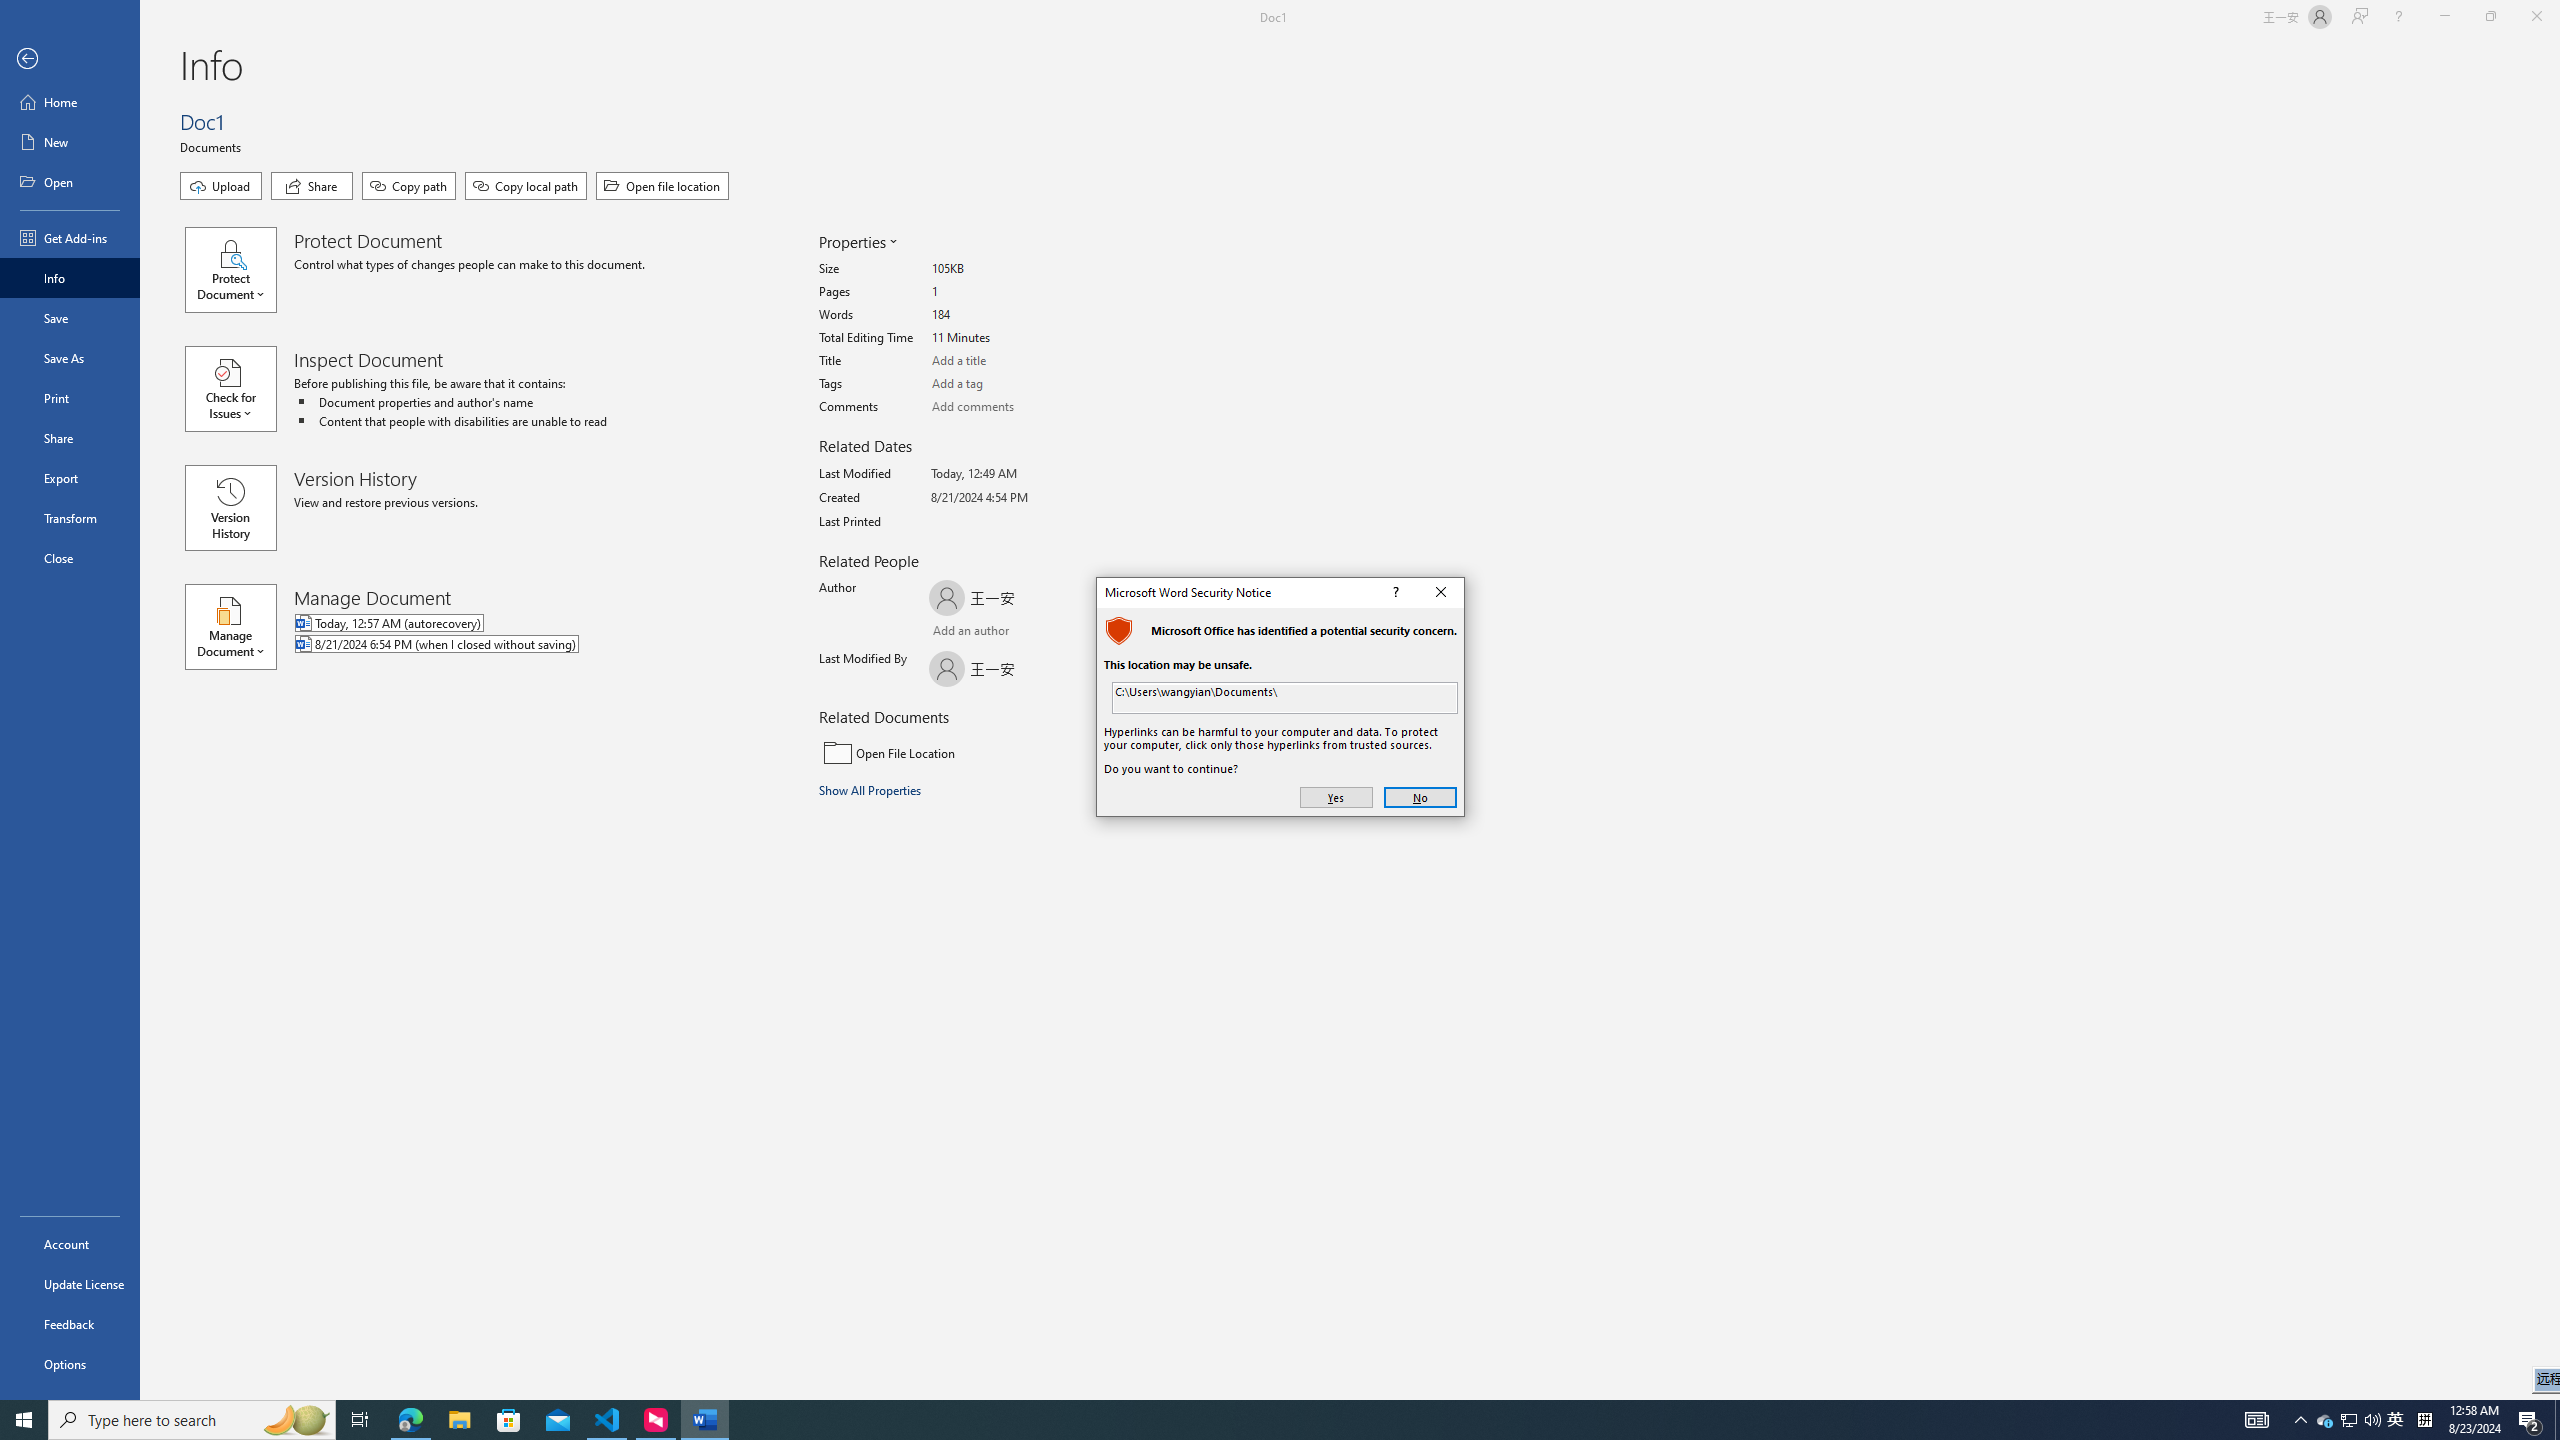  Describe the element at coordinates (1006, 337) in the screenshot. I see `'Total Editing Time'` at that location.